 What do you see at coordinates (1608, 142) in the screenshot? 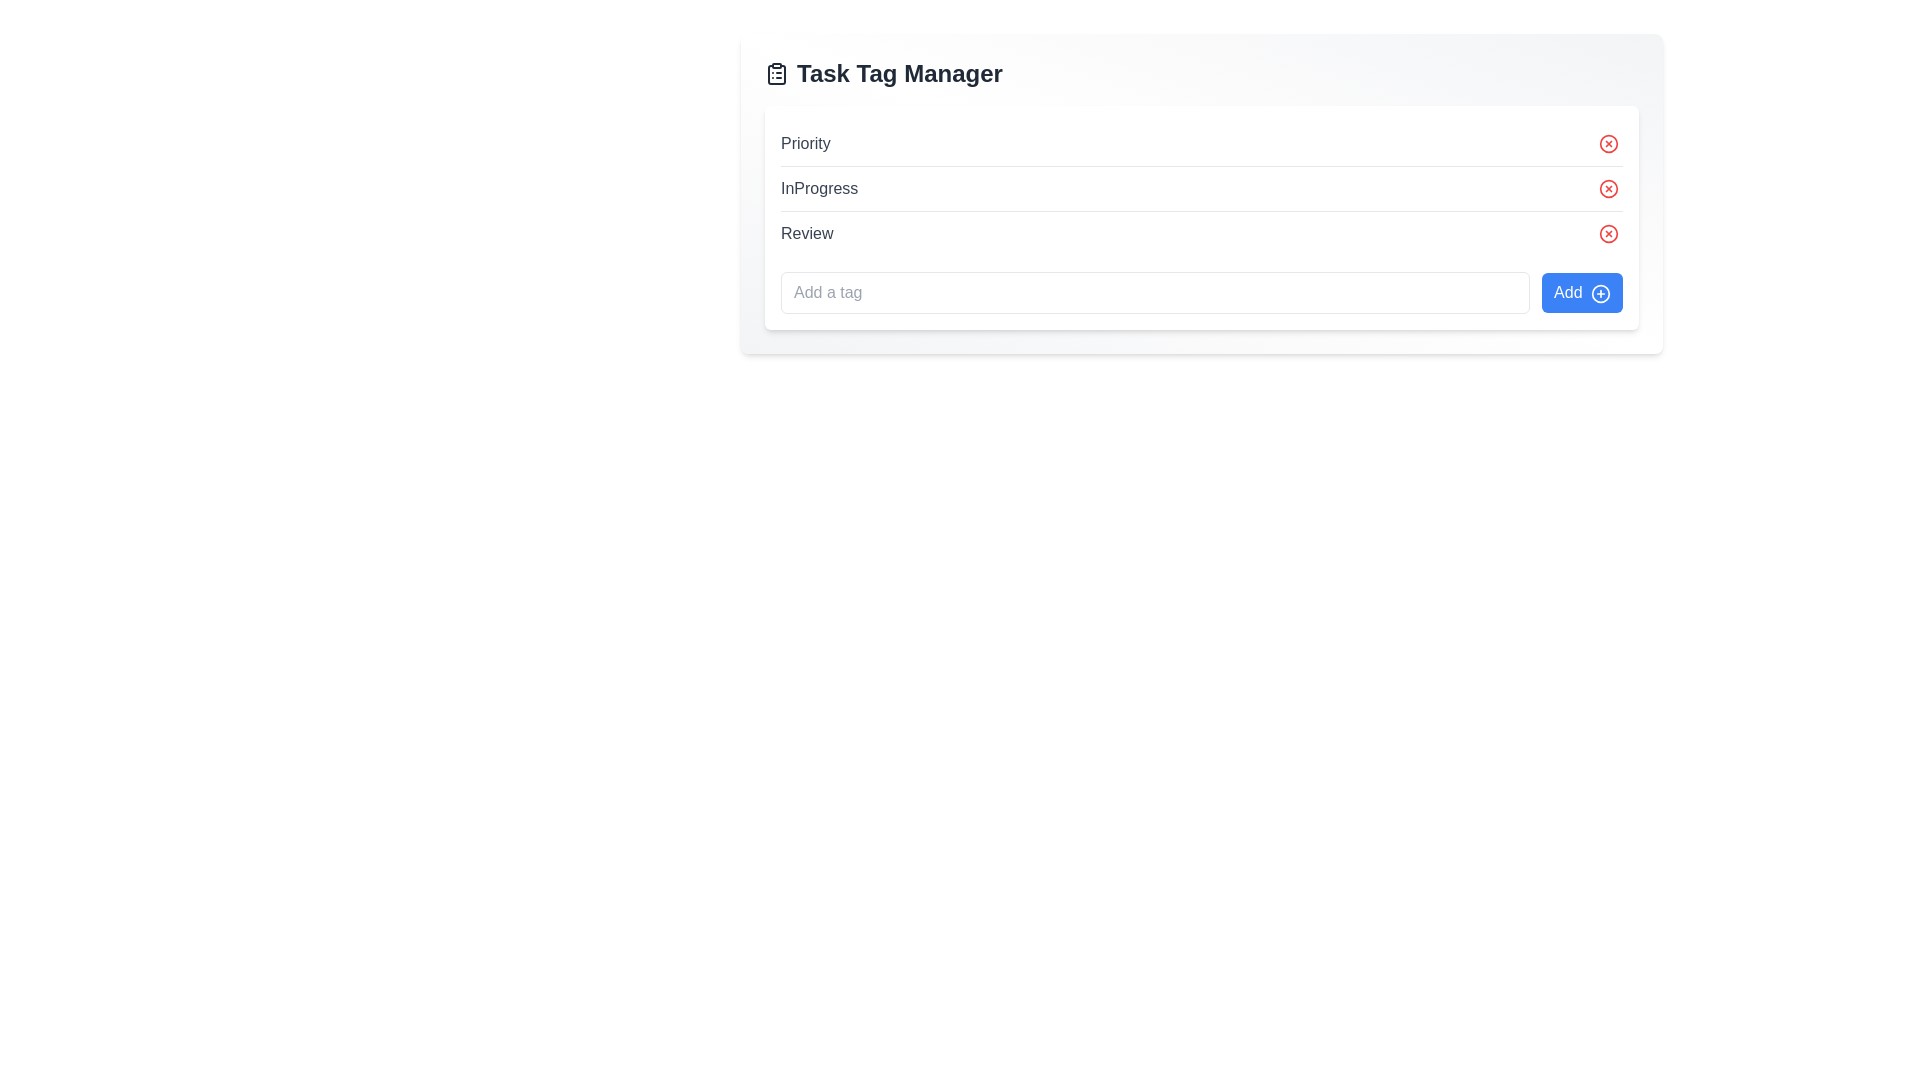
I see `the delete button for the 'Priority' tag entry in the 'Task Tag Manager' interface` at bounding box center [1608, 142].